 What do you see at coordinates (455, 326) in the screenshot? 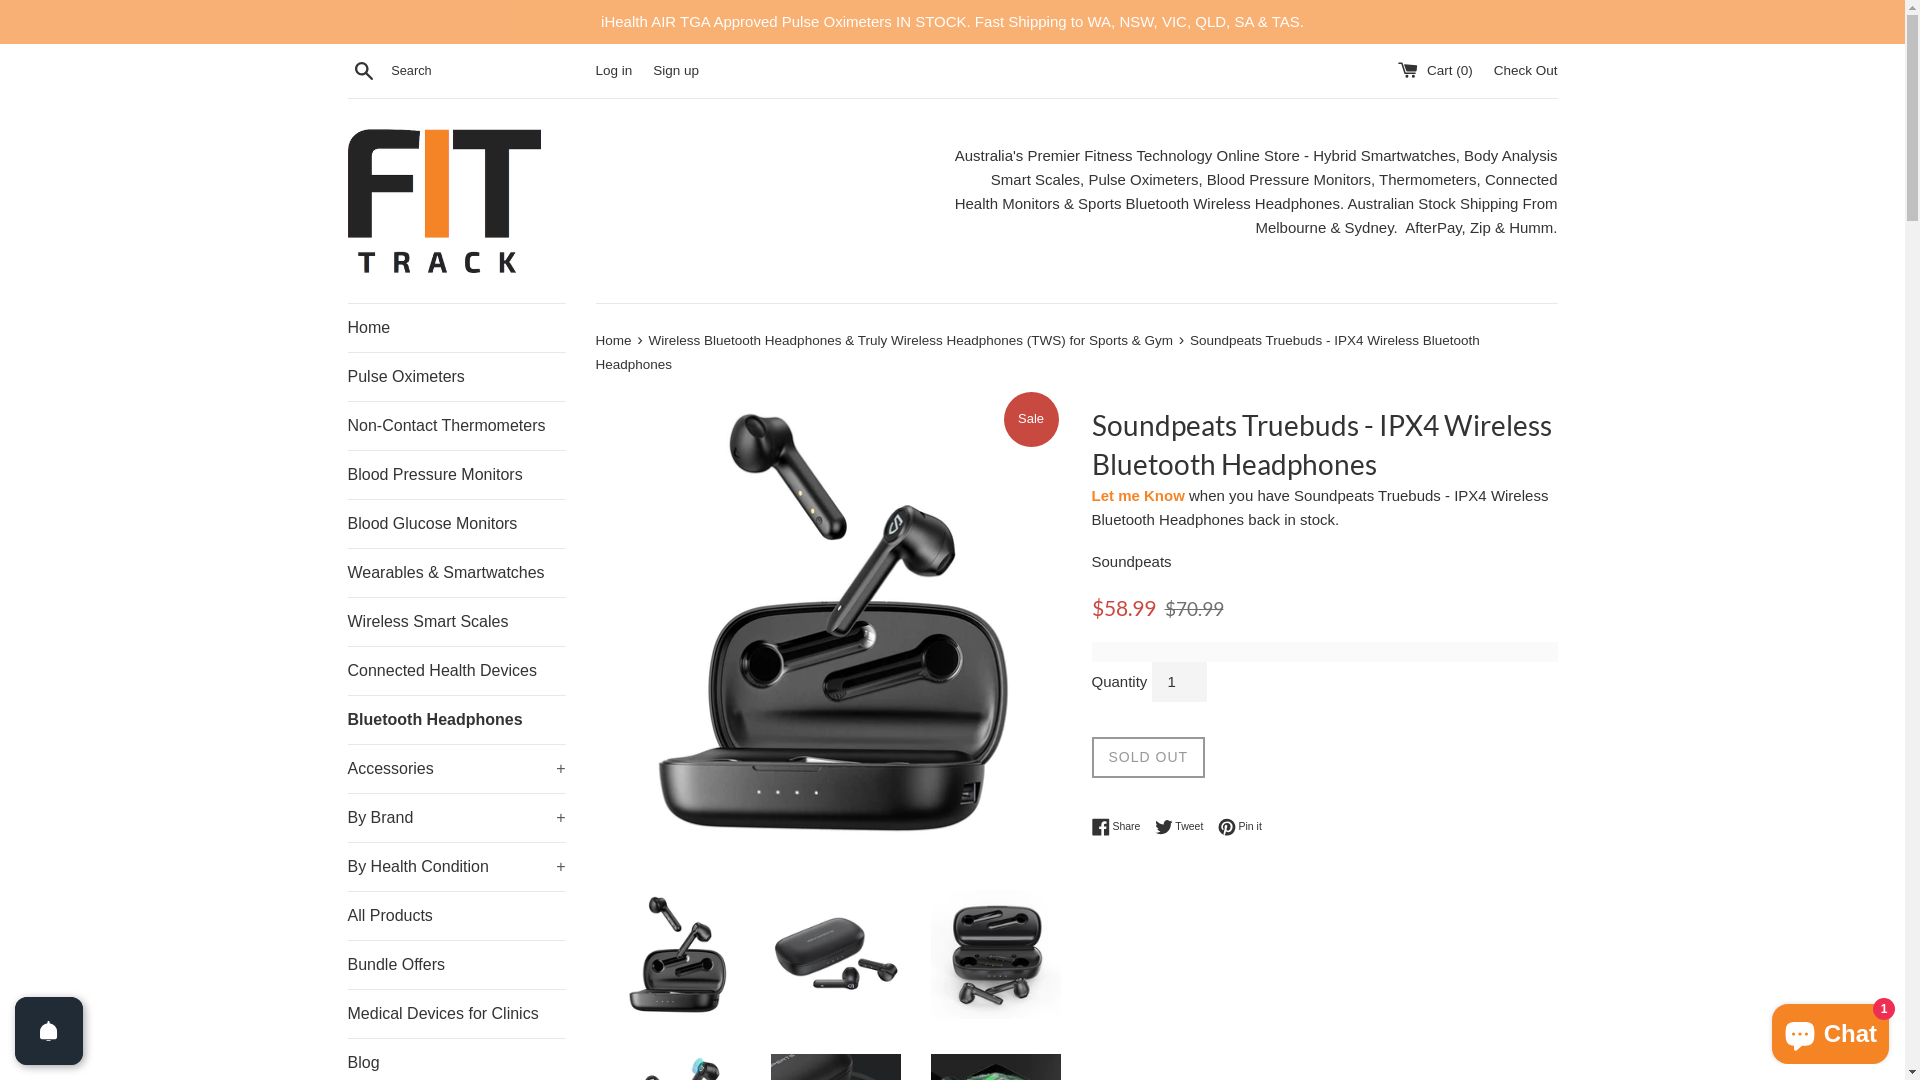
I see `'Home'` at bounding box center [455, 326].